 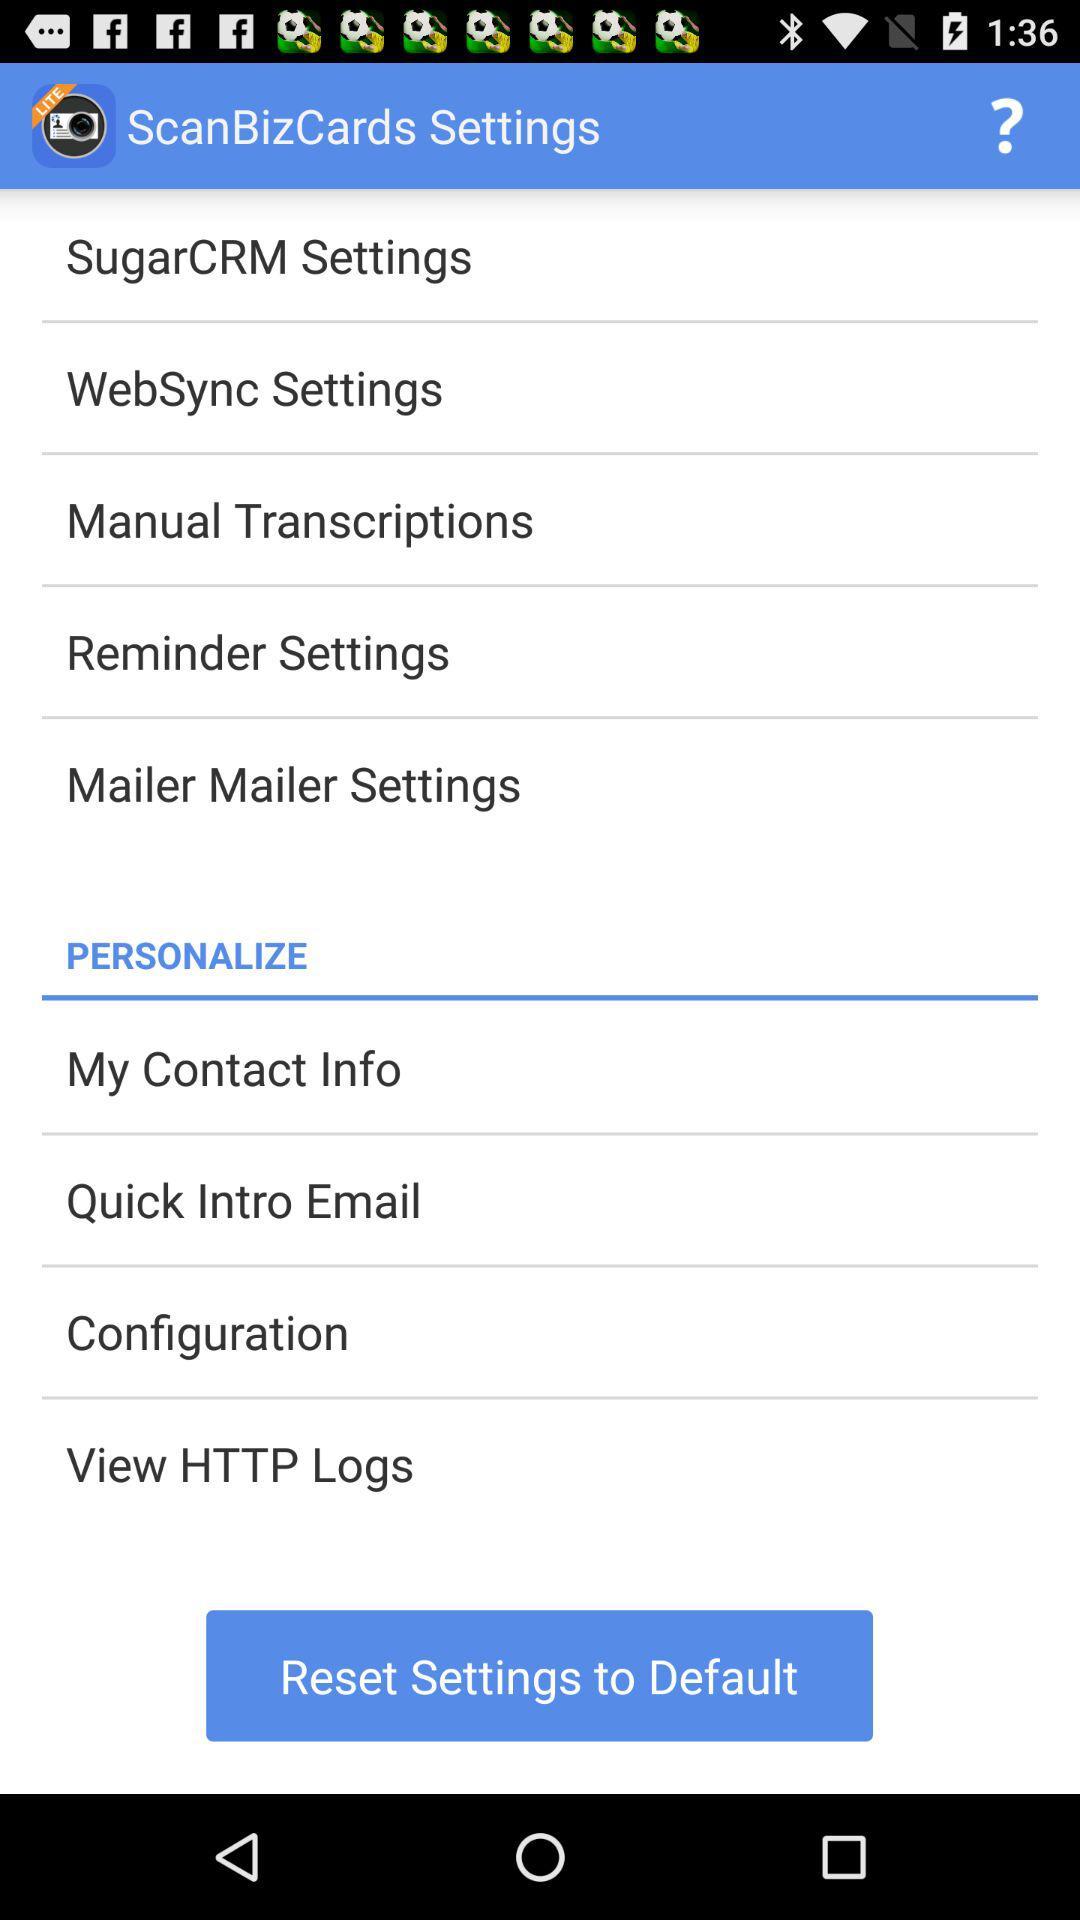 What do you see at coordinates (540, 997) in the screenshot?
I see `the item below the personalize` at bounding box center [540, 997].